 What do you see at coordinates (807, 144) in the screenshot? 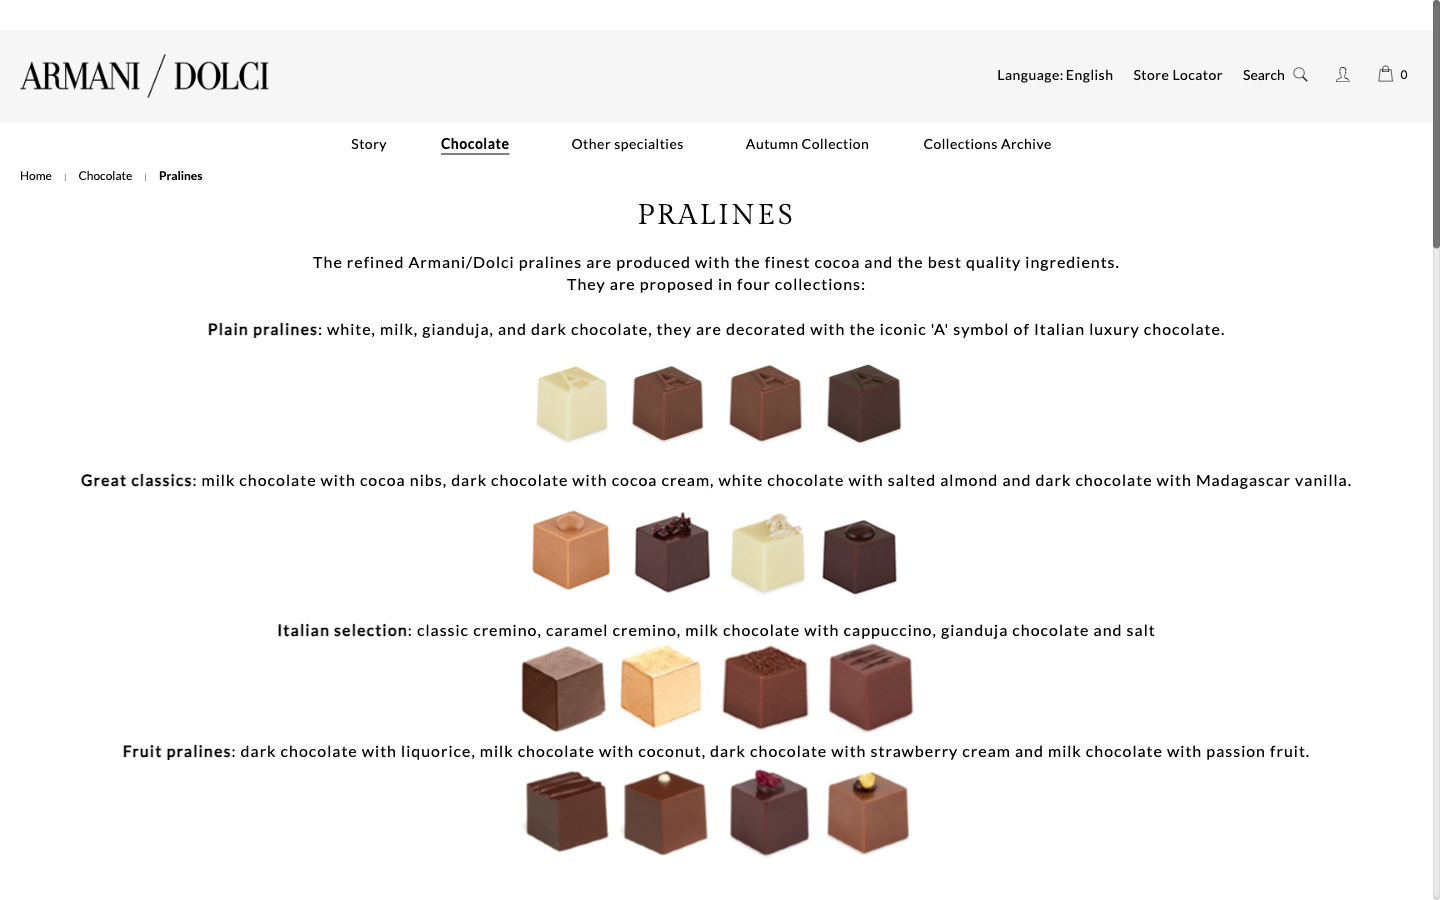
I see `the fall selection of chocolates` at bounding box center [807, 144].